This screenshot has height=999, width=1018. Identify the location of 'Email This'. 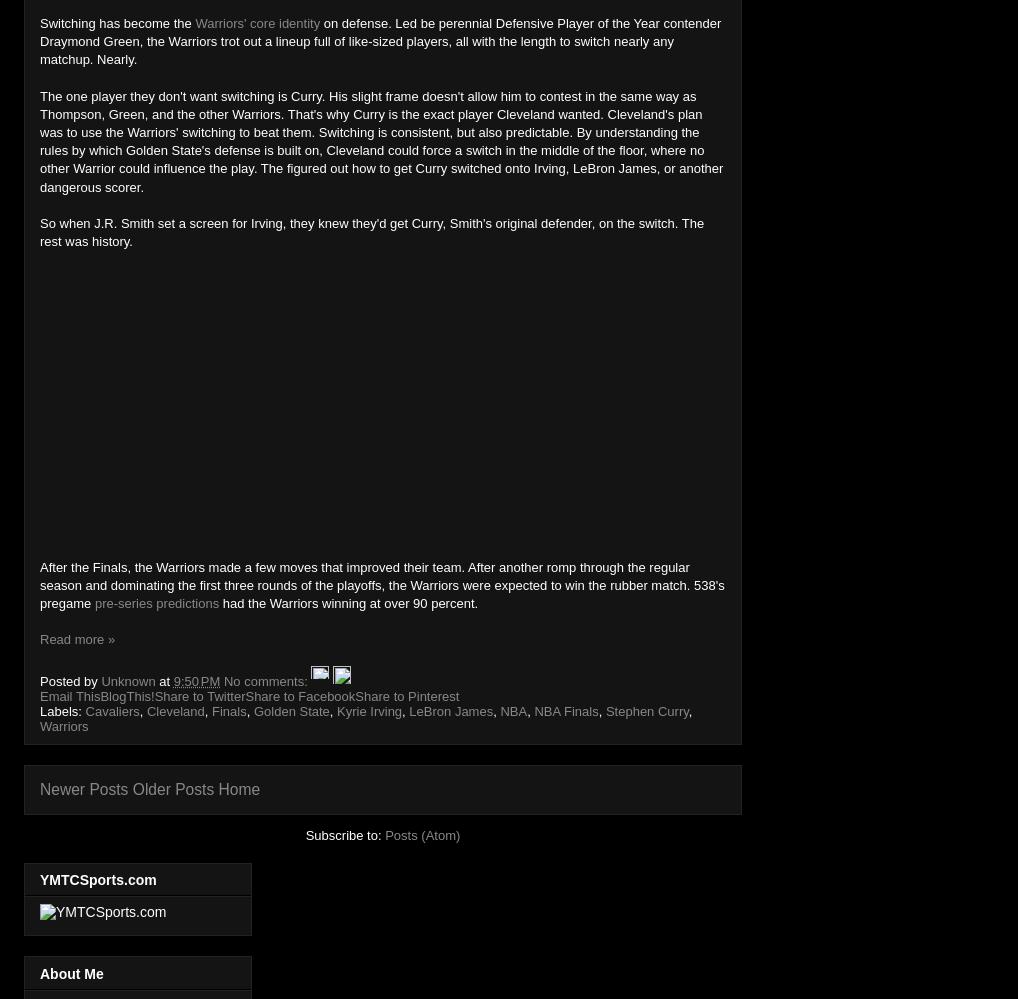
(70, 696).